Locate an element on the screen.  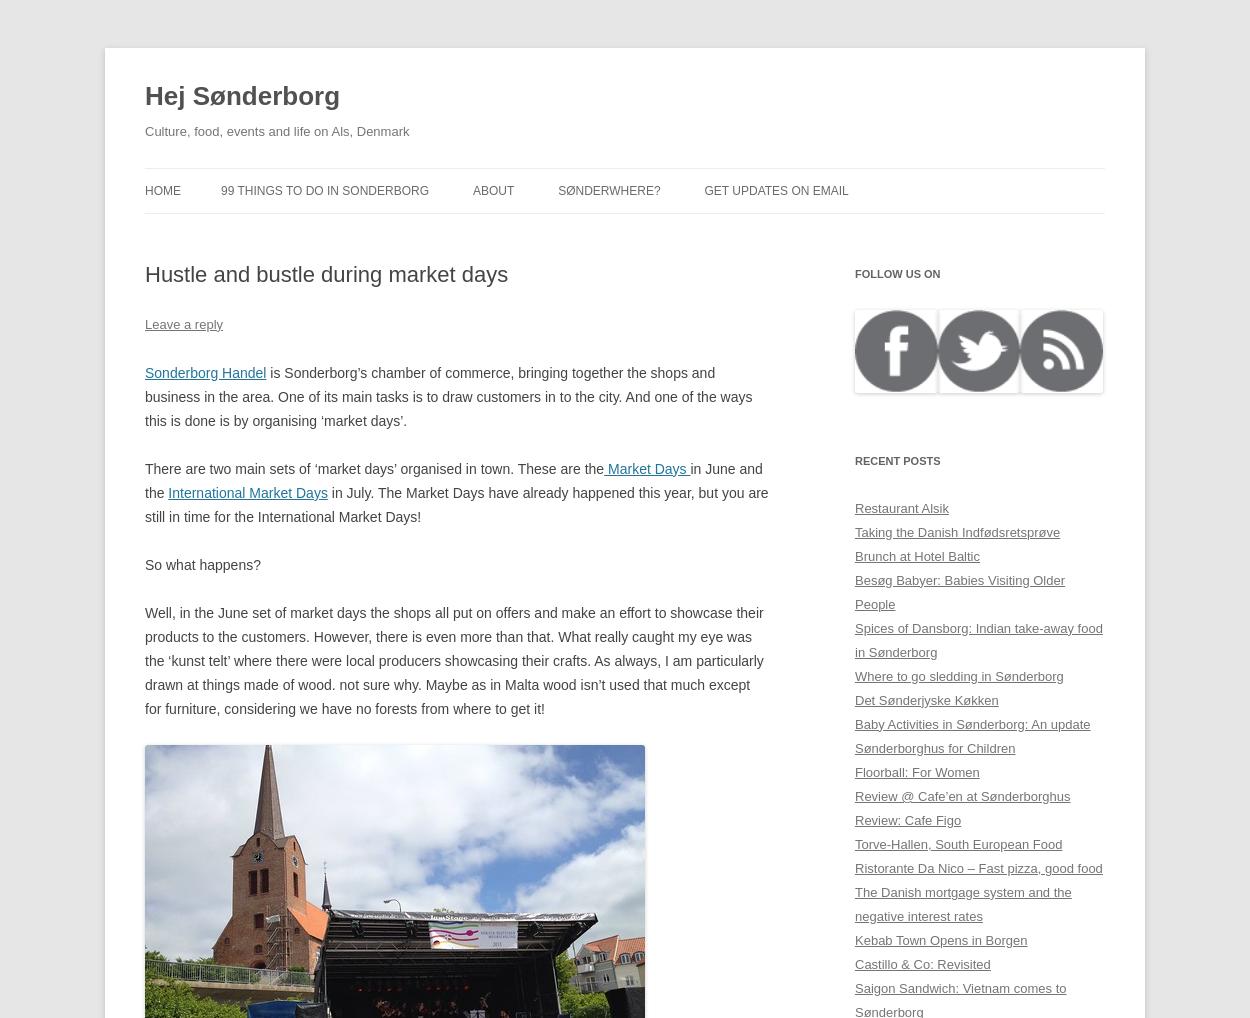
'Hej Sønderborg' is located at coordinates (241, 95).